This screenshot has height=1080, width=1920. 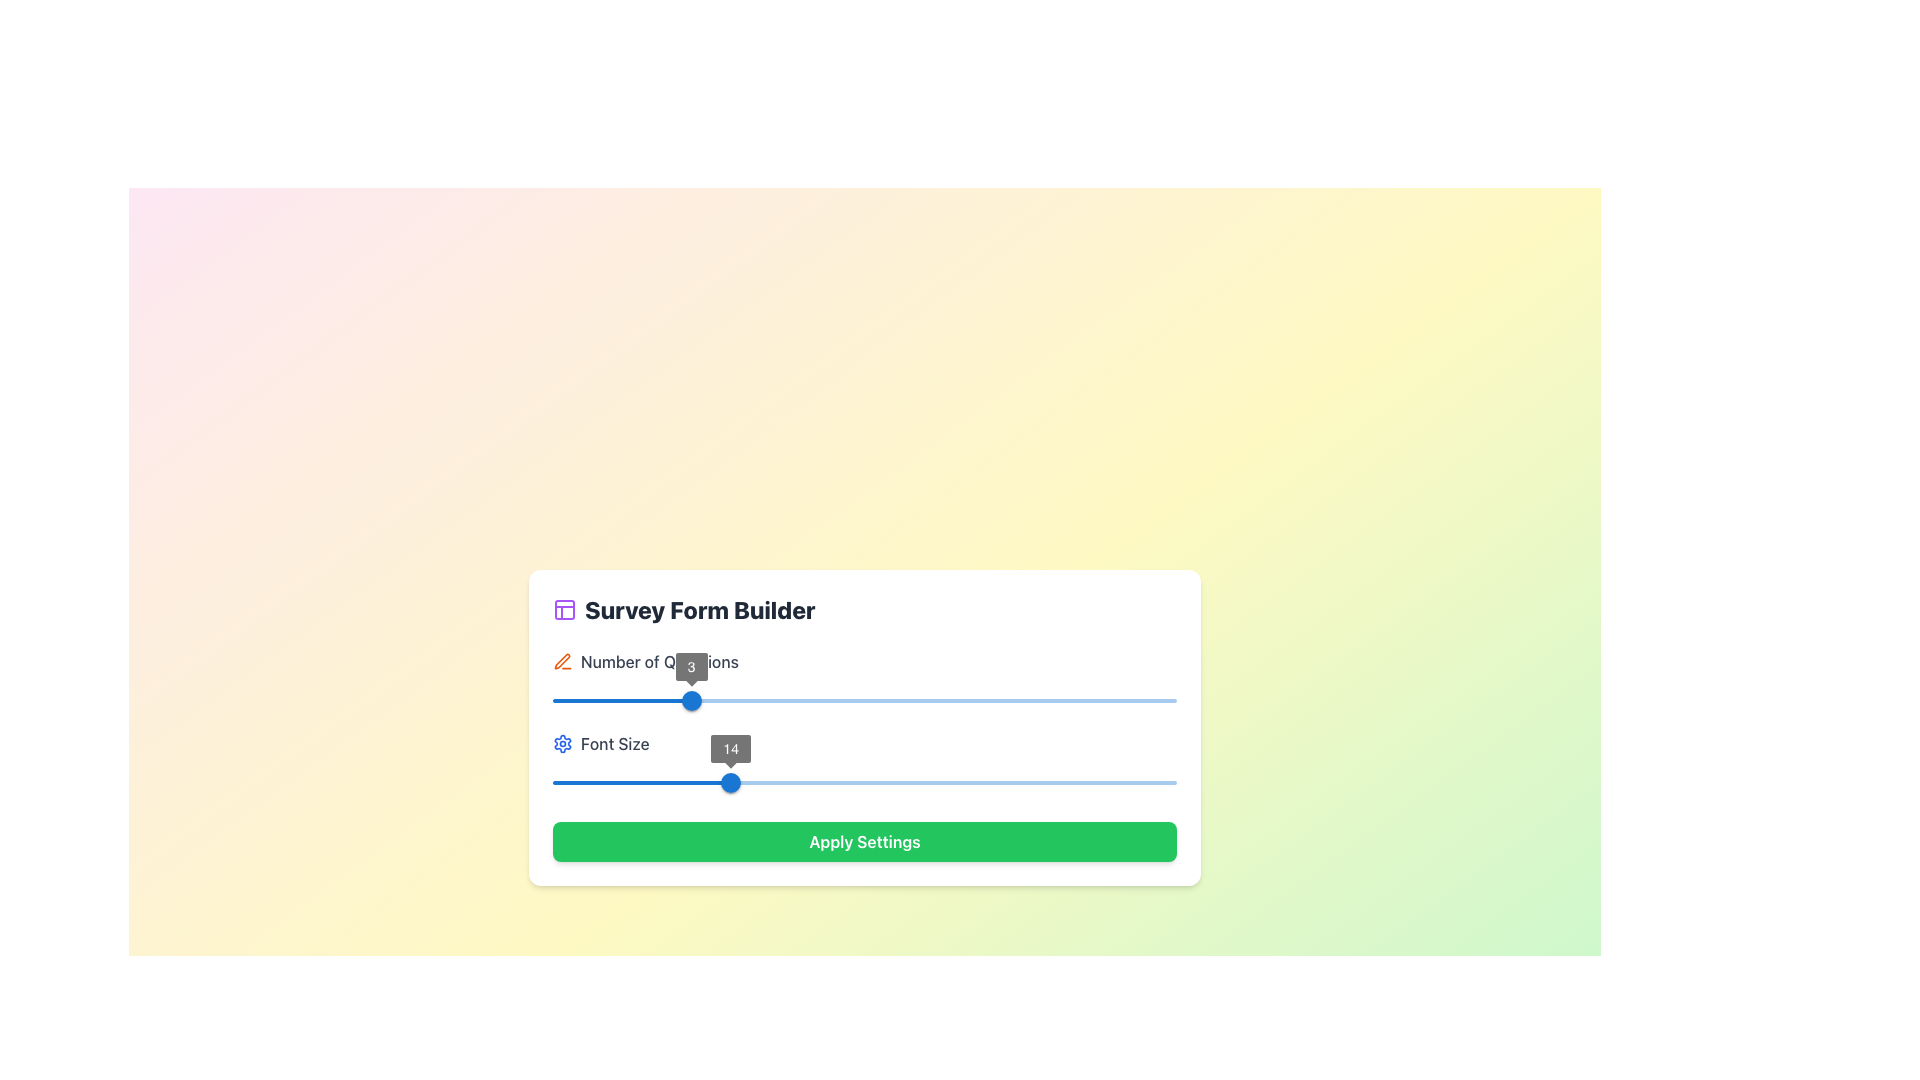 What do you see at coordinates (561, 744) in the screenshot?
I see `the settings icon located at the top-right corner of the Survey Form Builder interface` at bounding box center [561, 744].